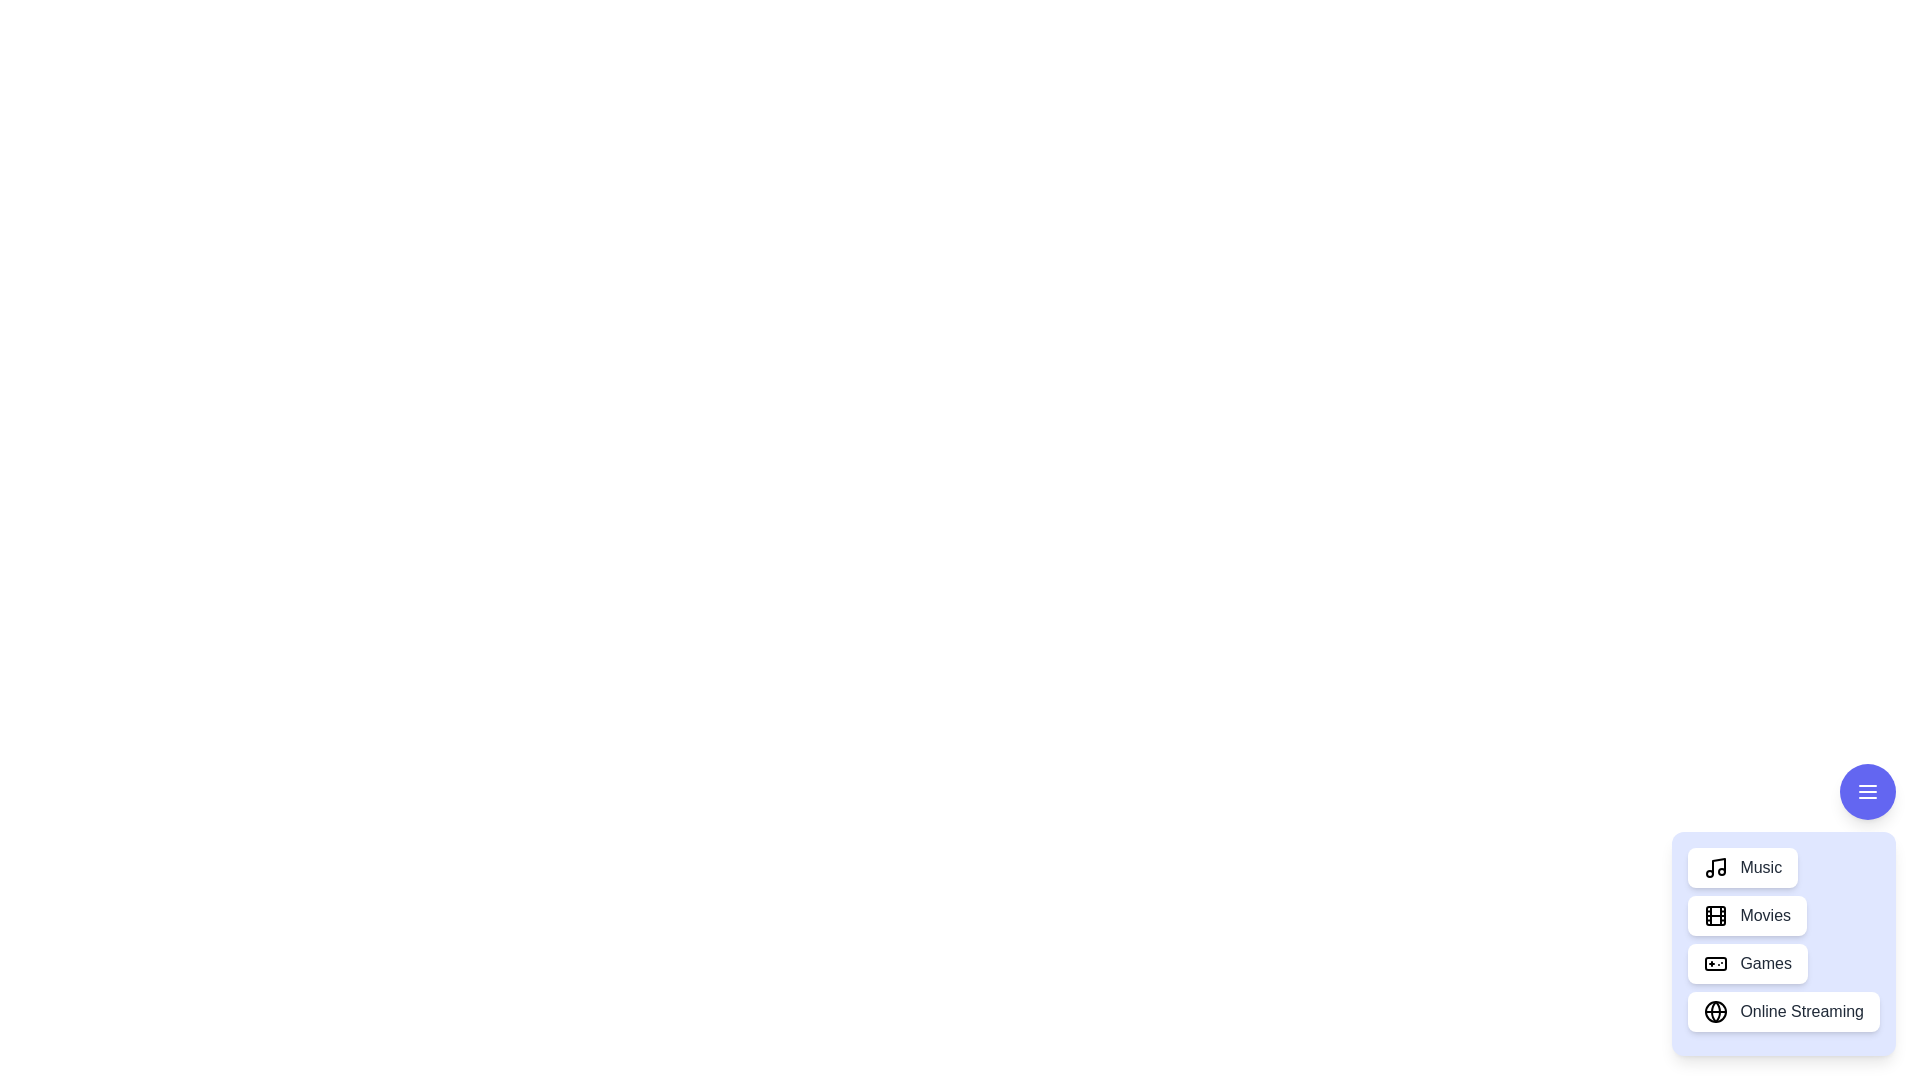 Image resolution: width=1920 pixels, height=1080 pixels. What do you see at coordinates (1746, 915) in the screenshot?
I see `the 'Movies' button` at bounding box center [1746, 915].